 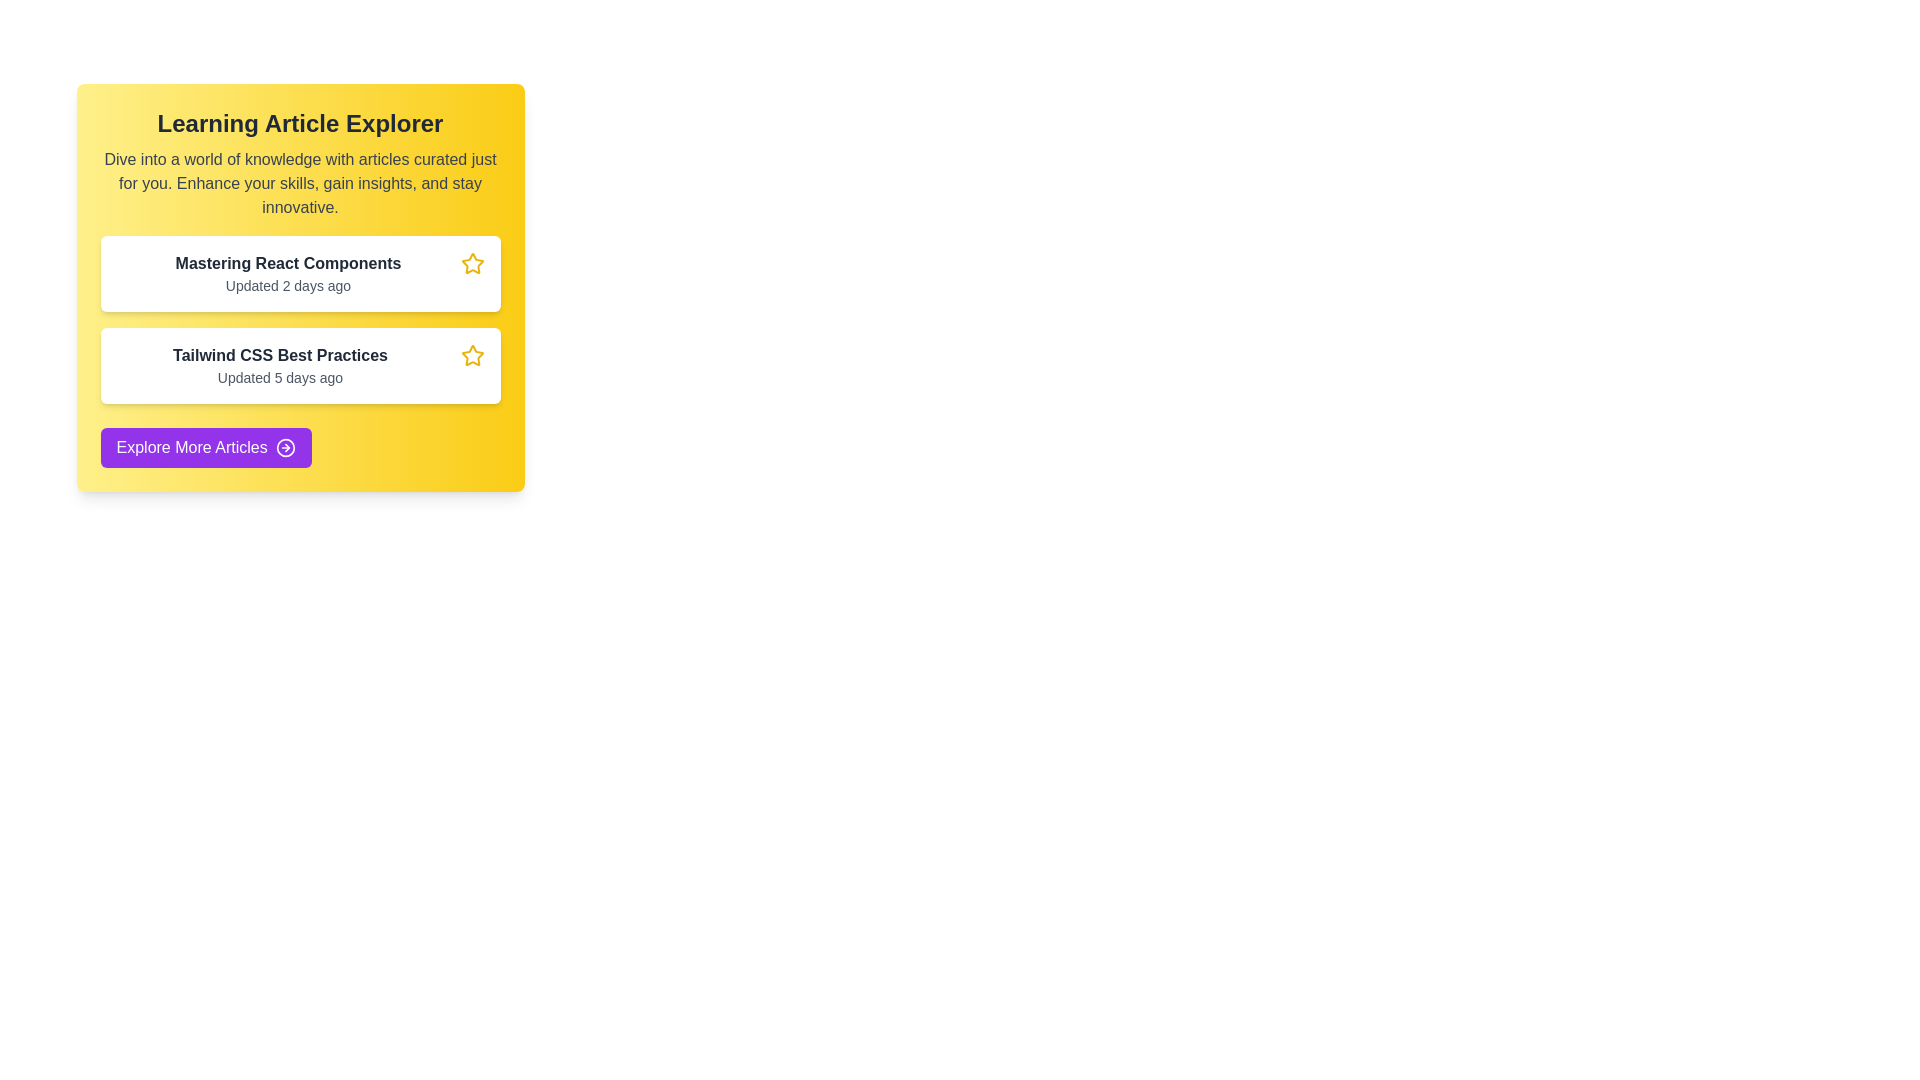 What do you see at coordinates (471, 354) in the screenshot?
I see `the Star Icon, which serves as a visual marker for rating or favoritism` at bounding box center [471, 354].